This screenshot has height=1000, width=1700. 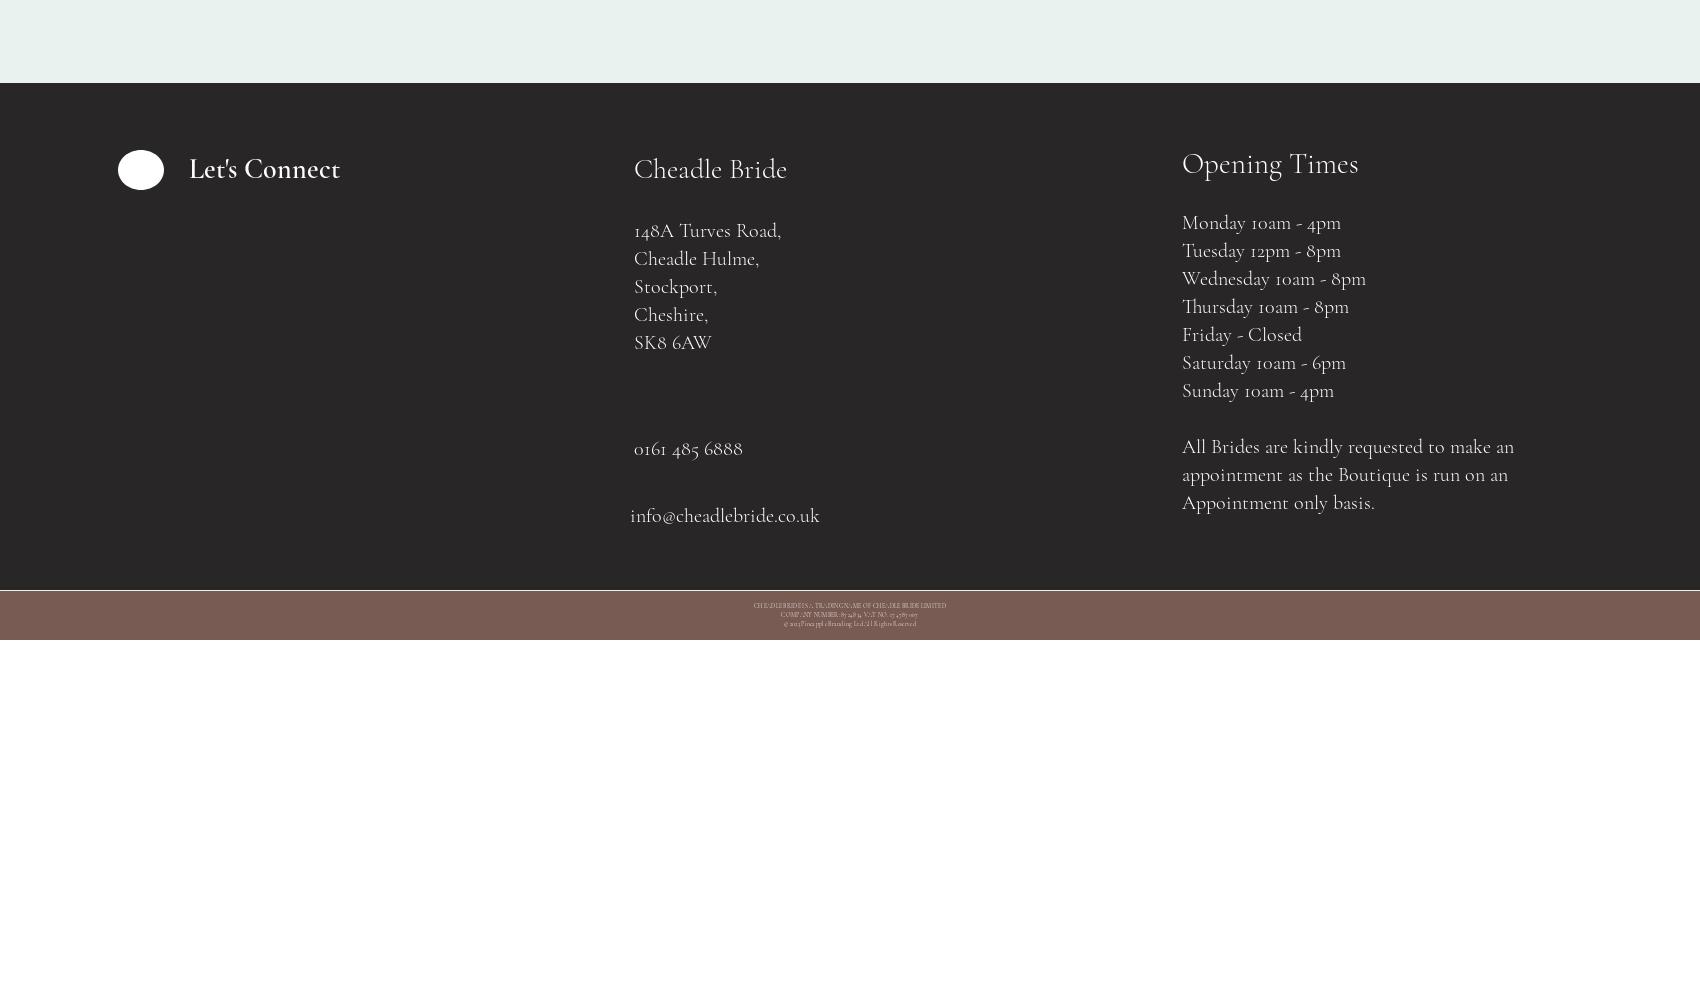 I want to click on 'Let's Connect', so click(x=264, y=169).